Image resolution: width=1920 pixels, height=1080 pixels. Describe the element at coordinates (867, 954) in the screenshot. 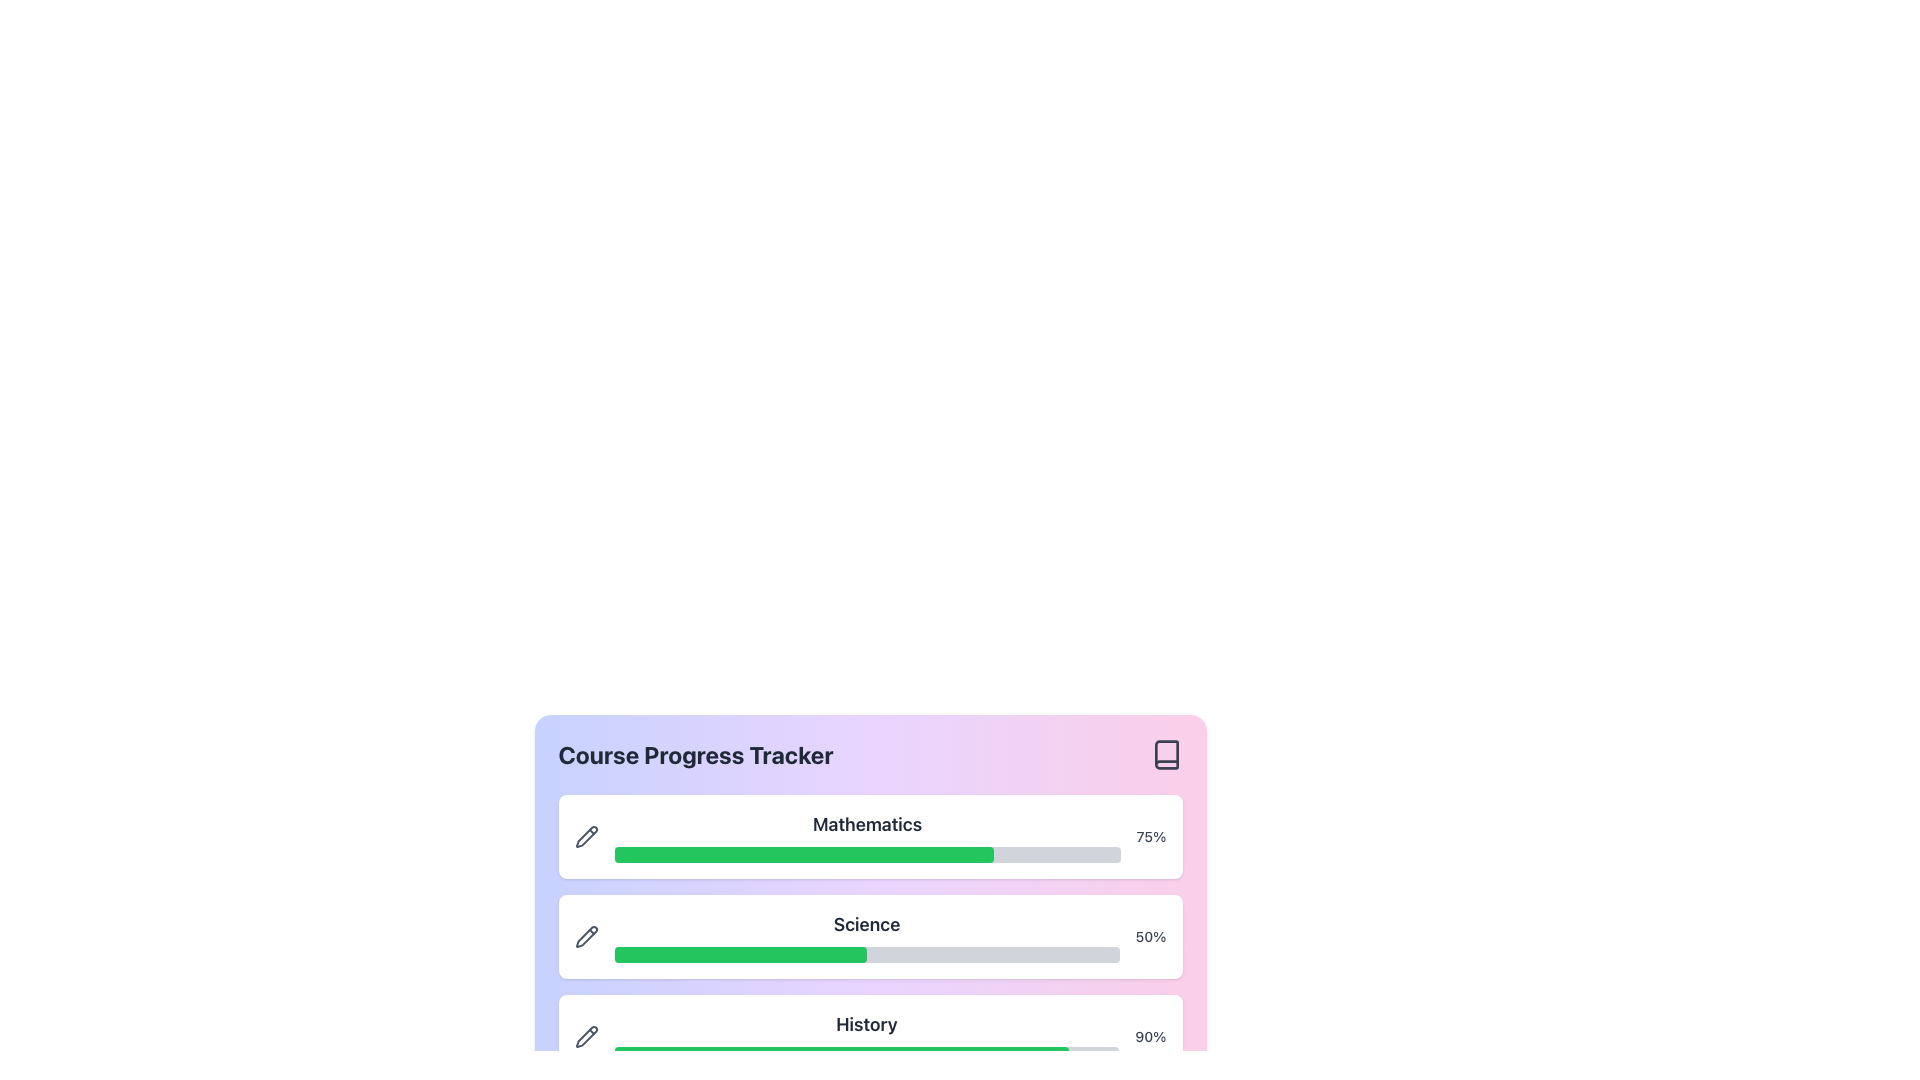

I see `the progress value of the progress bar under the 'Science' section, which visually indicates 50% progress with a green fill on a gray background` at that location.